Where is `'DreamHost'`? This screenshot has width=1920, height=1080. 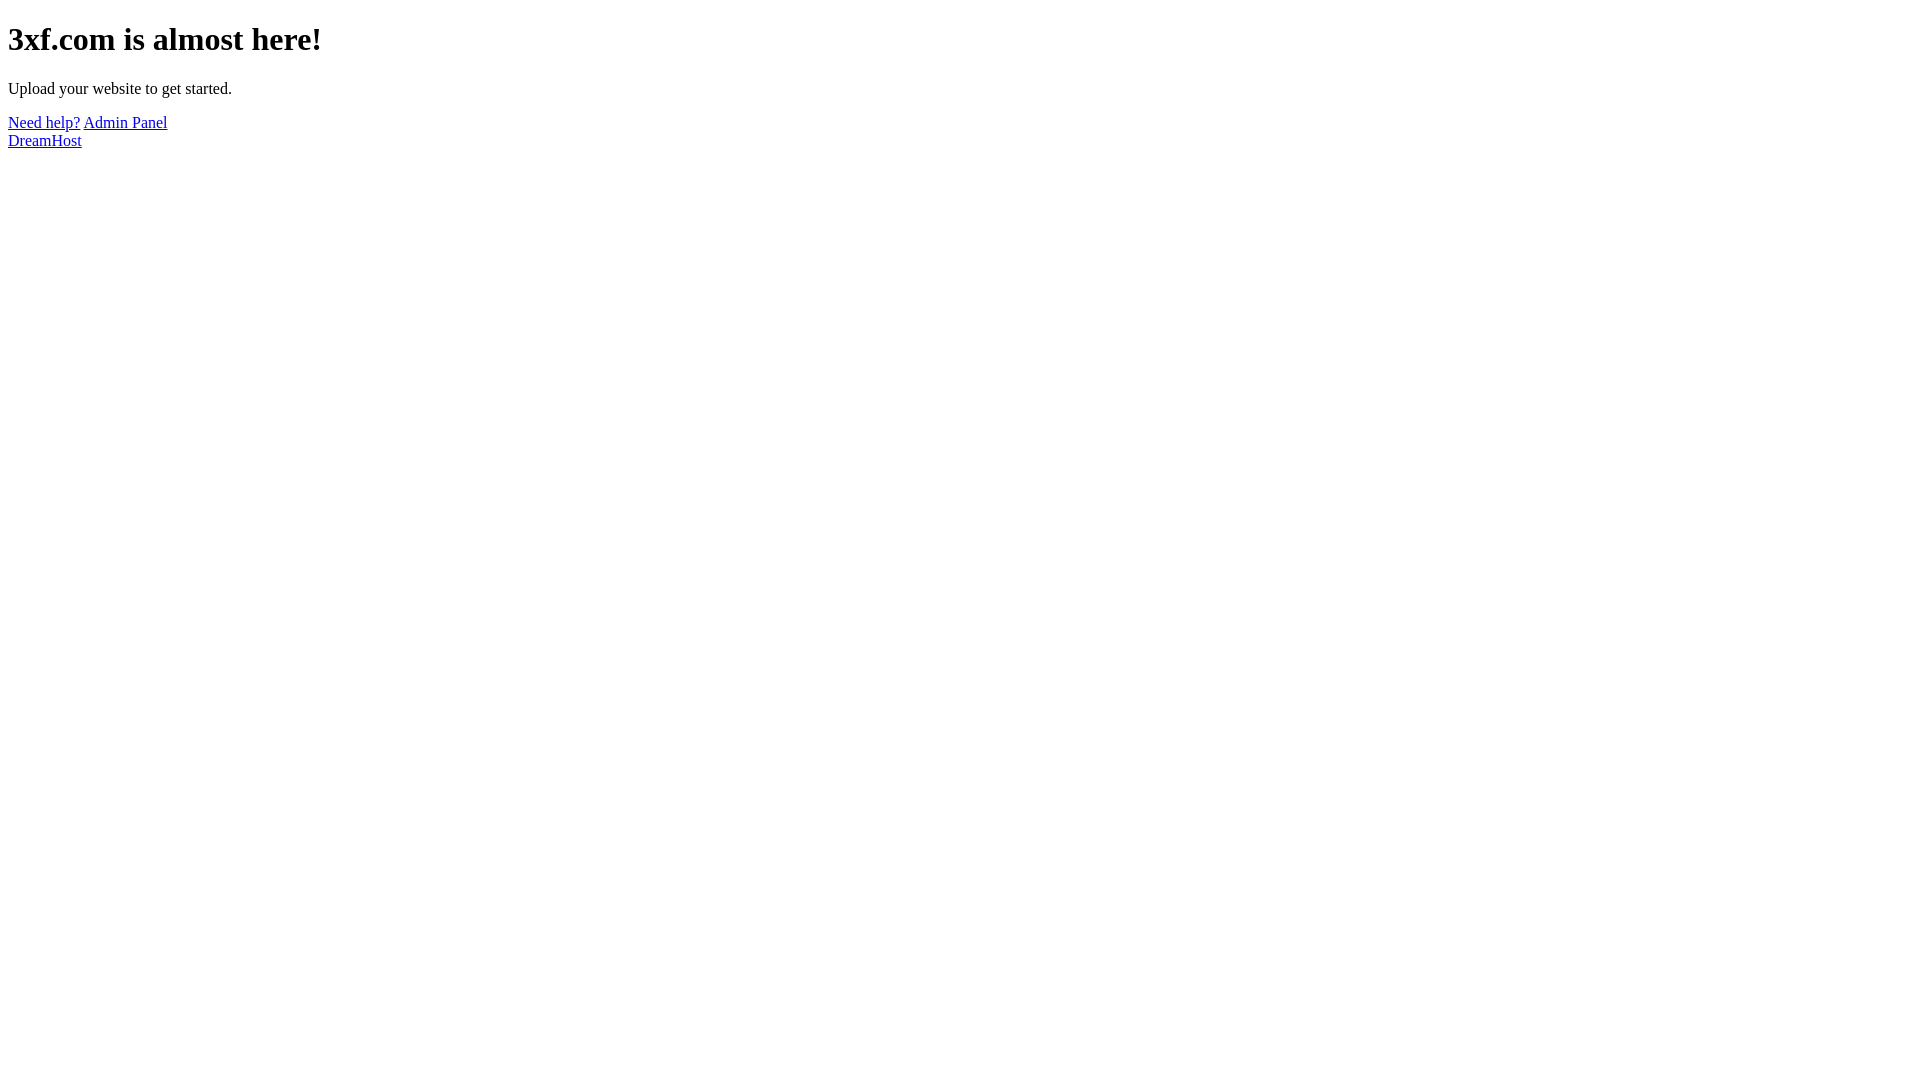
'DreamHost' is located at coordinates (44, 139).